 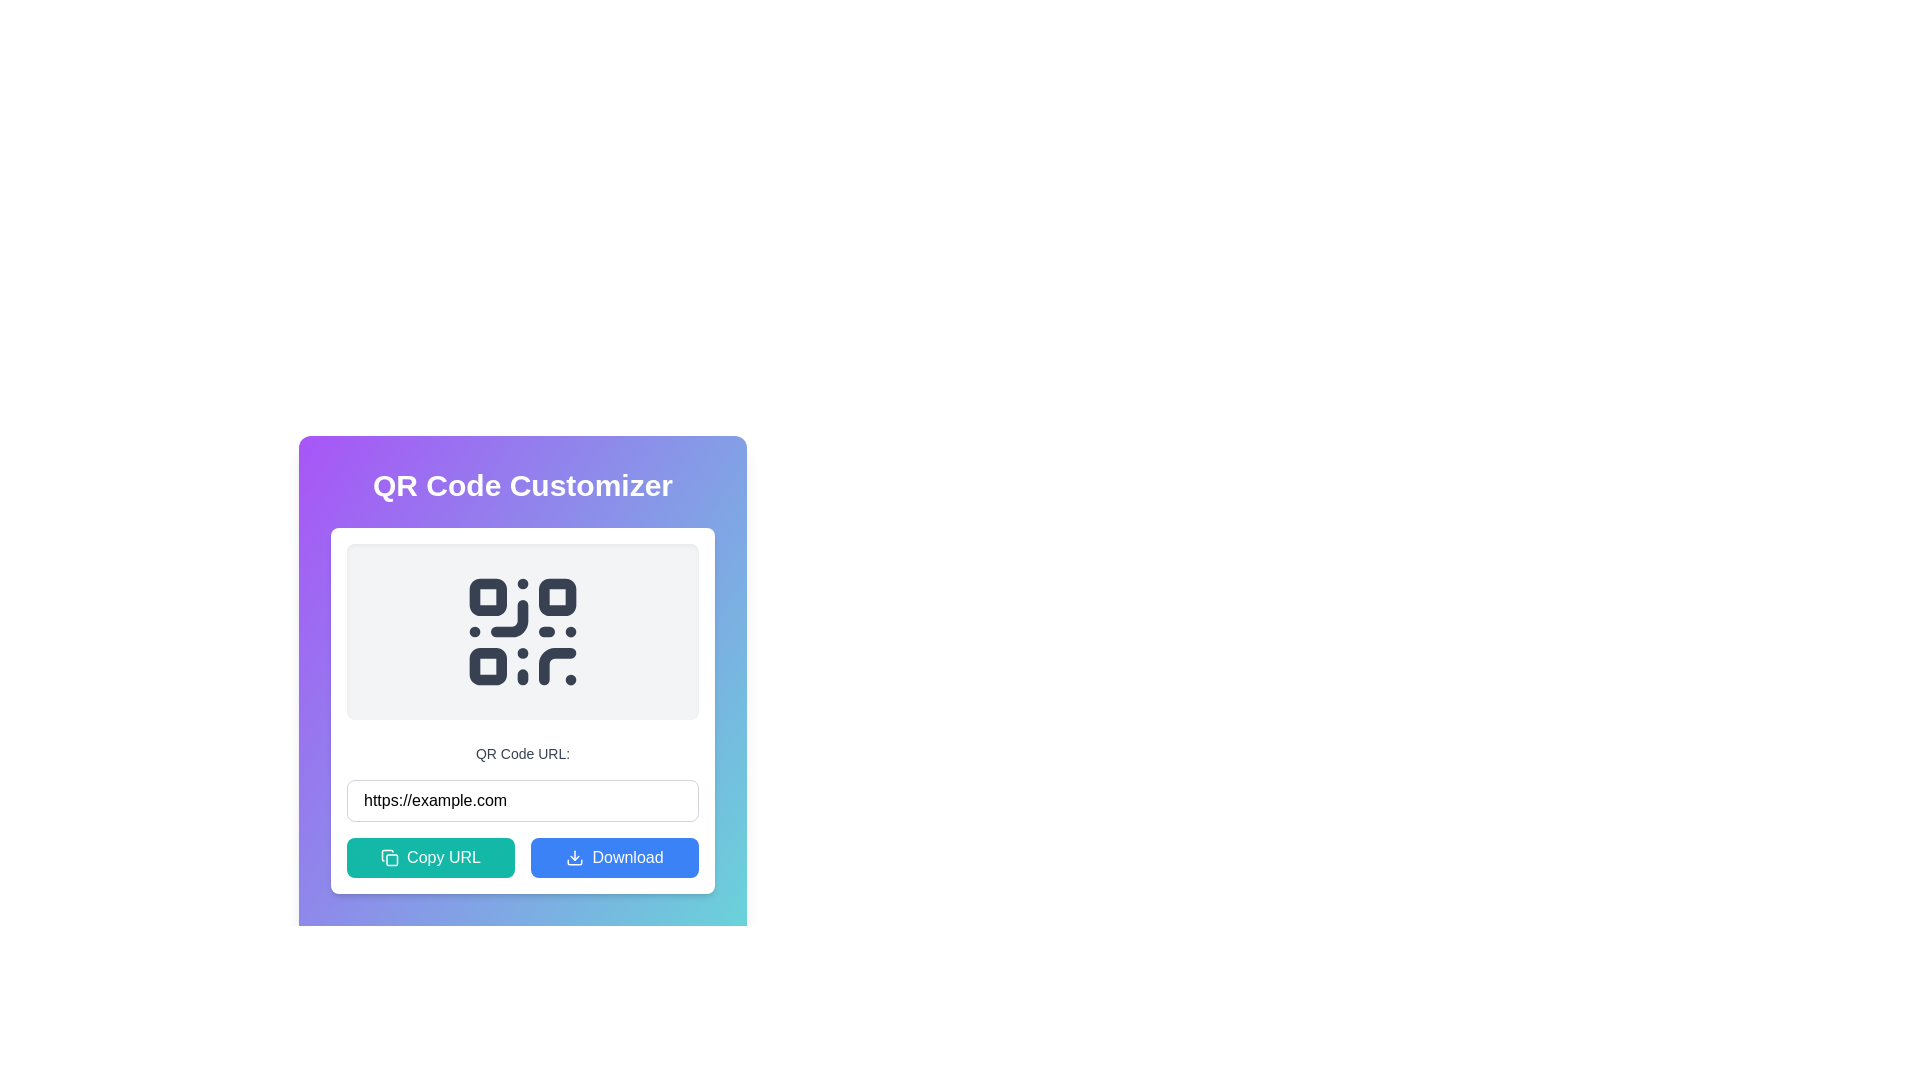 What do you see at coordinates (523, 856) in the screenshot?
I see `the grouped dual-action toolbar consisting of 'Copy URL' and 'Download' buttons` at bounding box center [523, 856].